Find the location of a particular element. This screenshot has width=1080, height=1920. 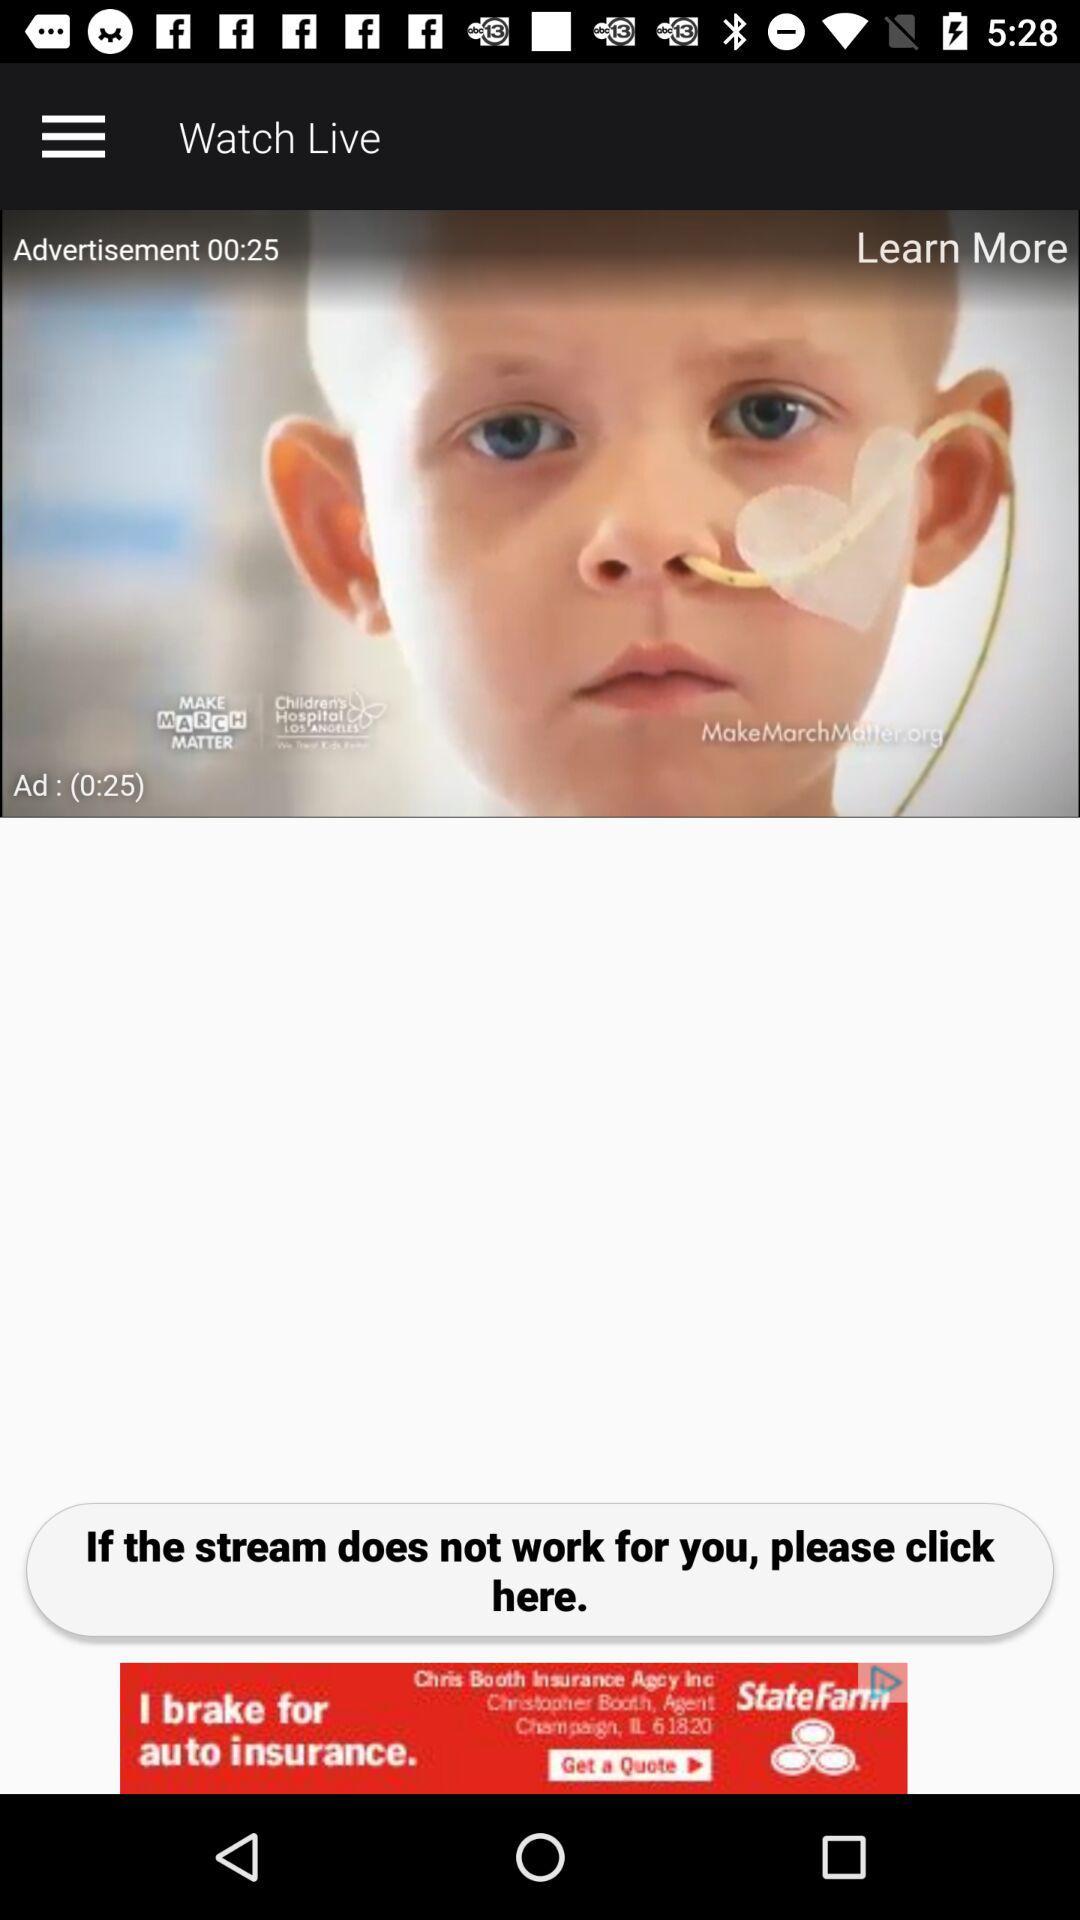

the menu icon is located at coordinates (72, 135).